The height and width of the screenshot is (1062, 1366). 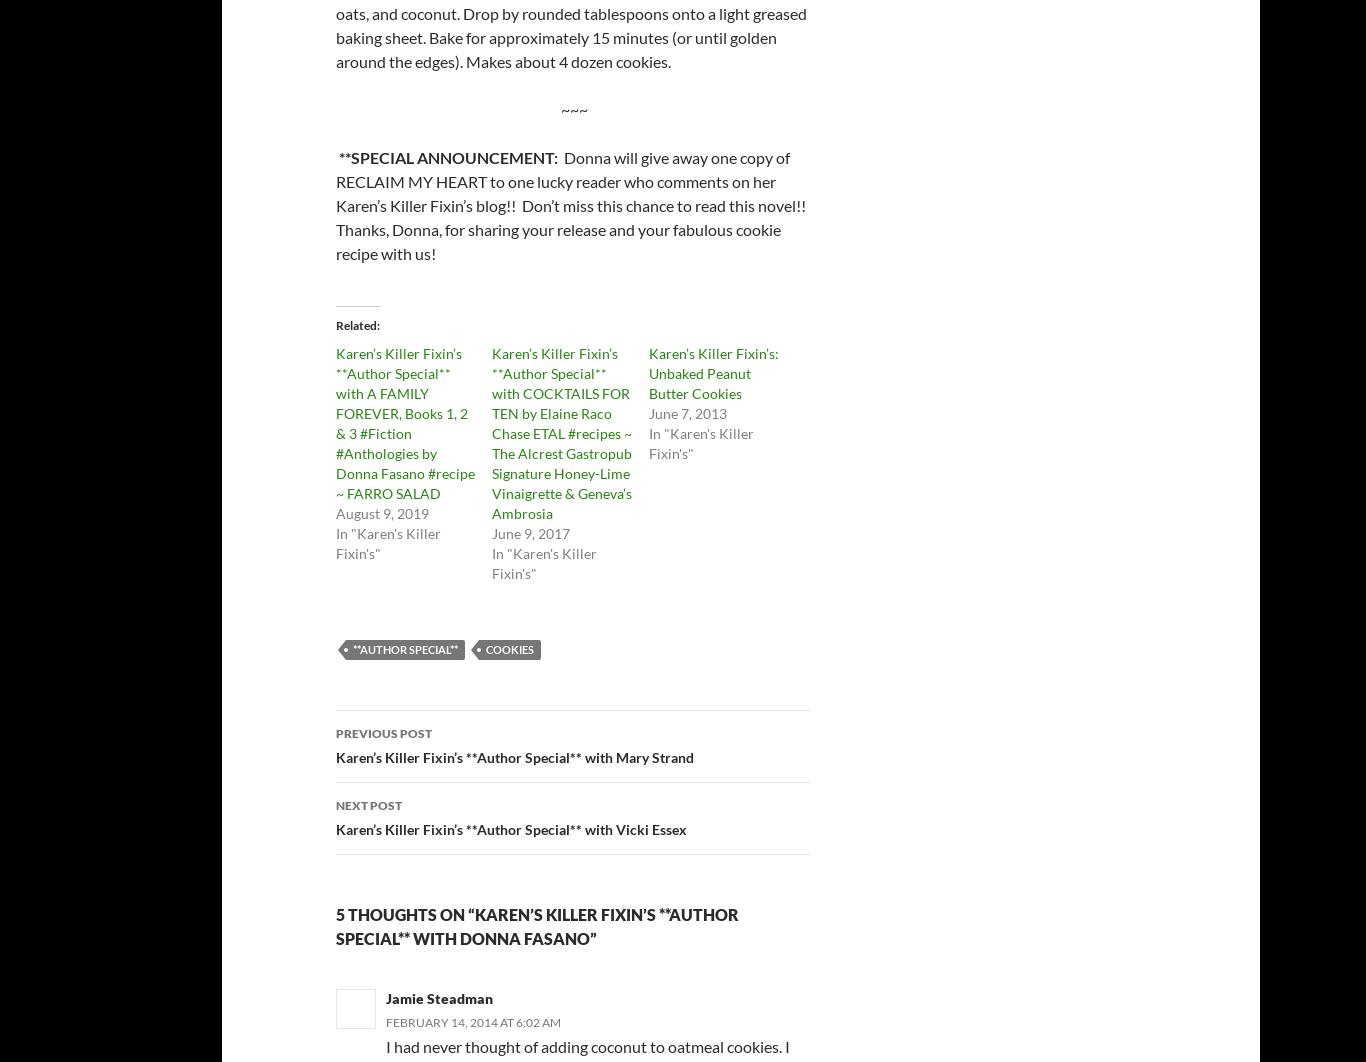 What do you see at coordinates (336, 828) in the screenshot?
I see `'Karen’s Killer Fixin’s **Author Special** with Vicki Essex'` at bounding box center [336, 828].